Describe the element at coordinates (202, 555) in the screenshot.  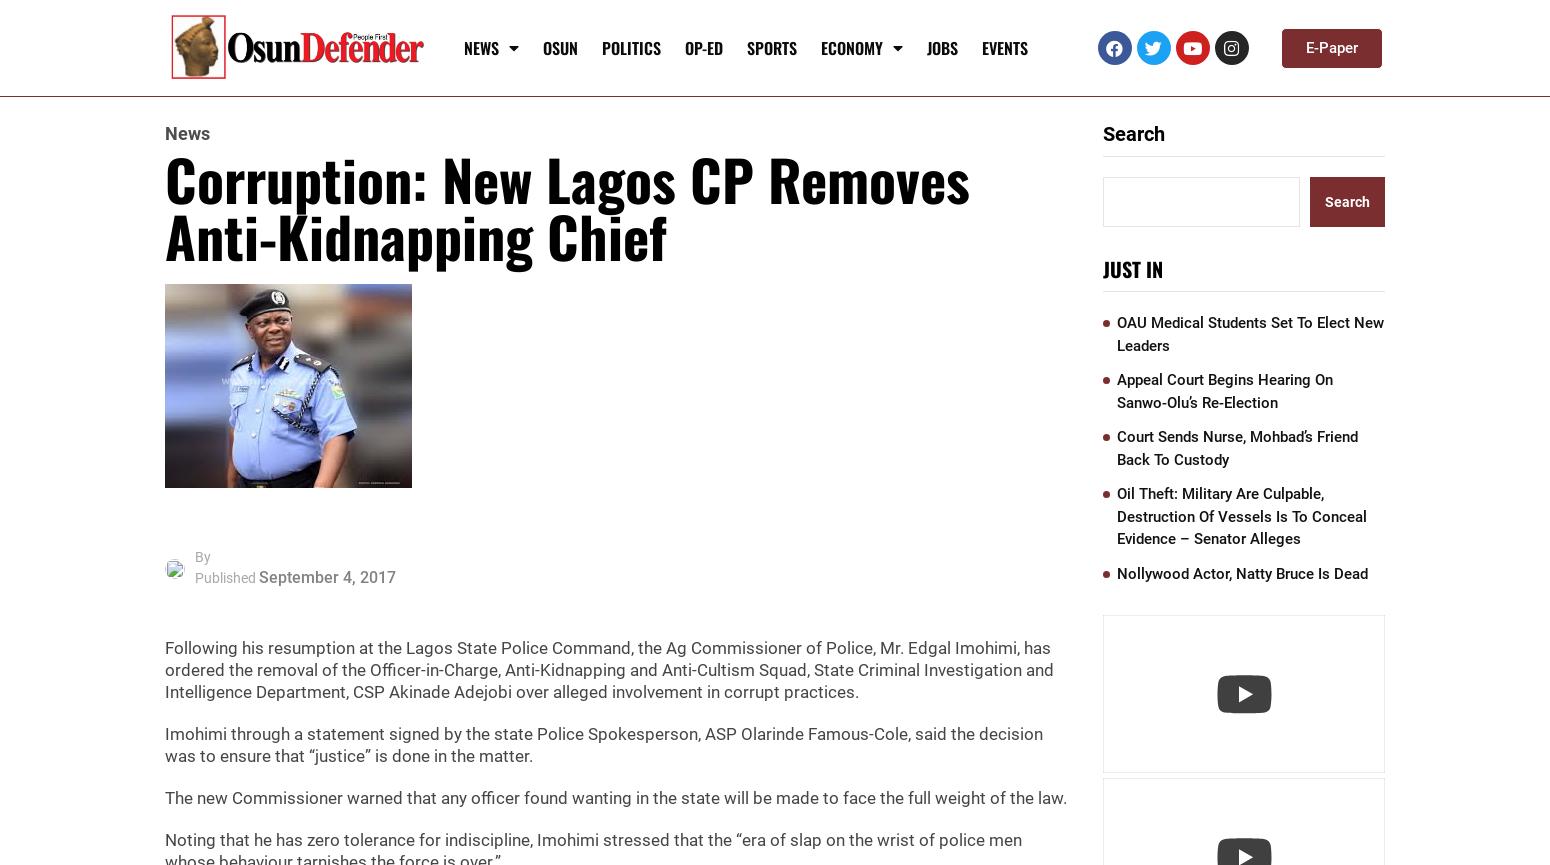
I see `'By'` at that location.